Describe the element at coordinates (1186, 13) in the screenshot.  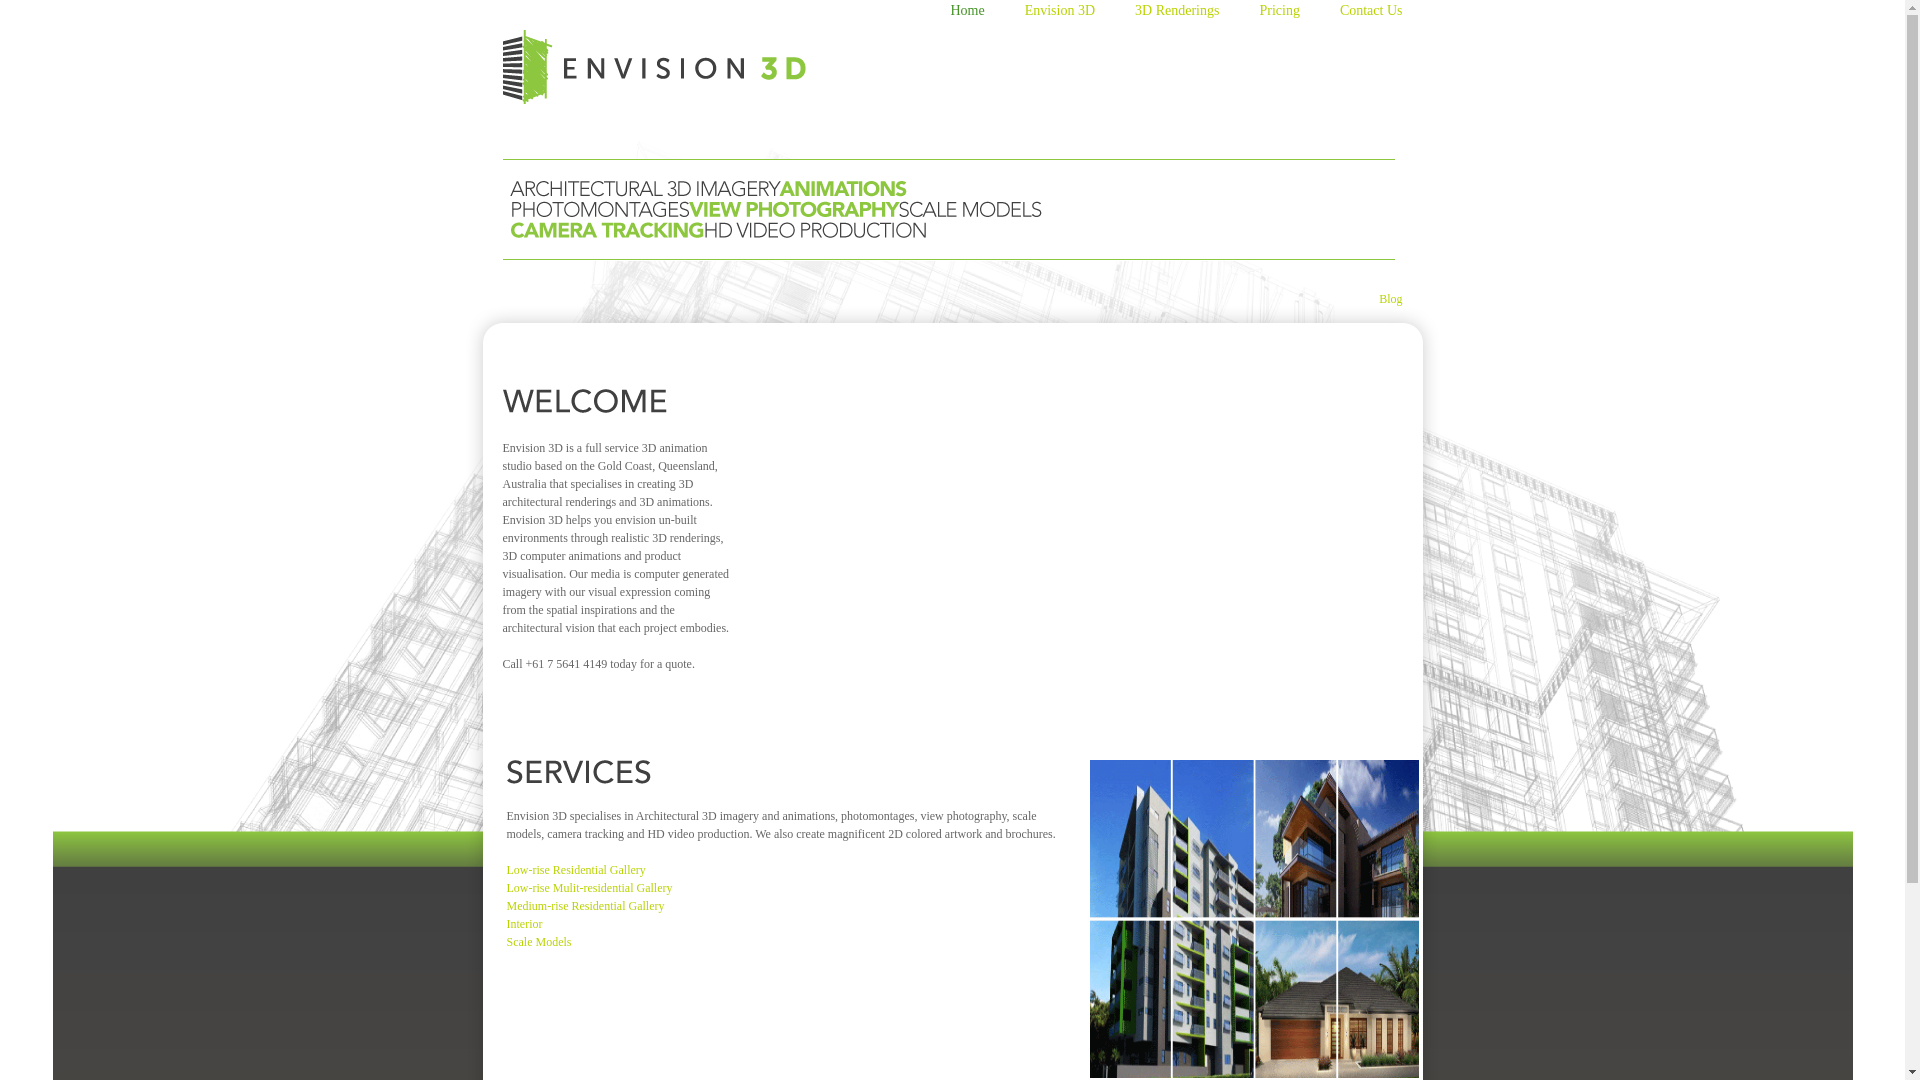
I see `'3D Renderings'` at that location.